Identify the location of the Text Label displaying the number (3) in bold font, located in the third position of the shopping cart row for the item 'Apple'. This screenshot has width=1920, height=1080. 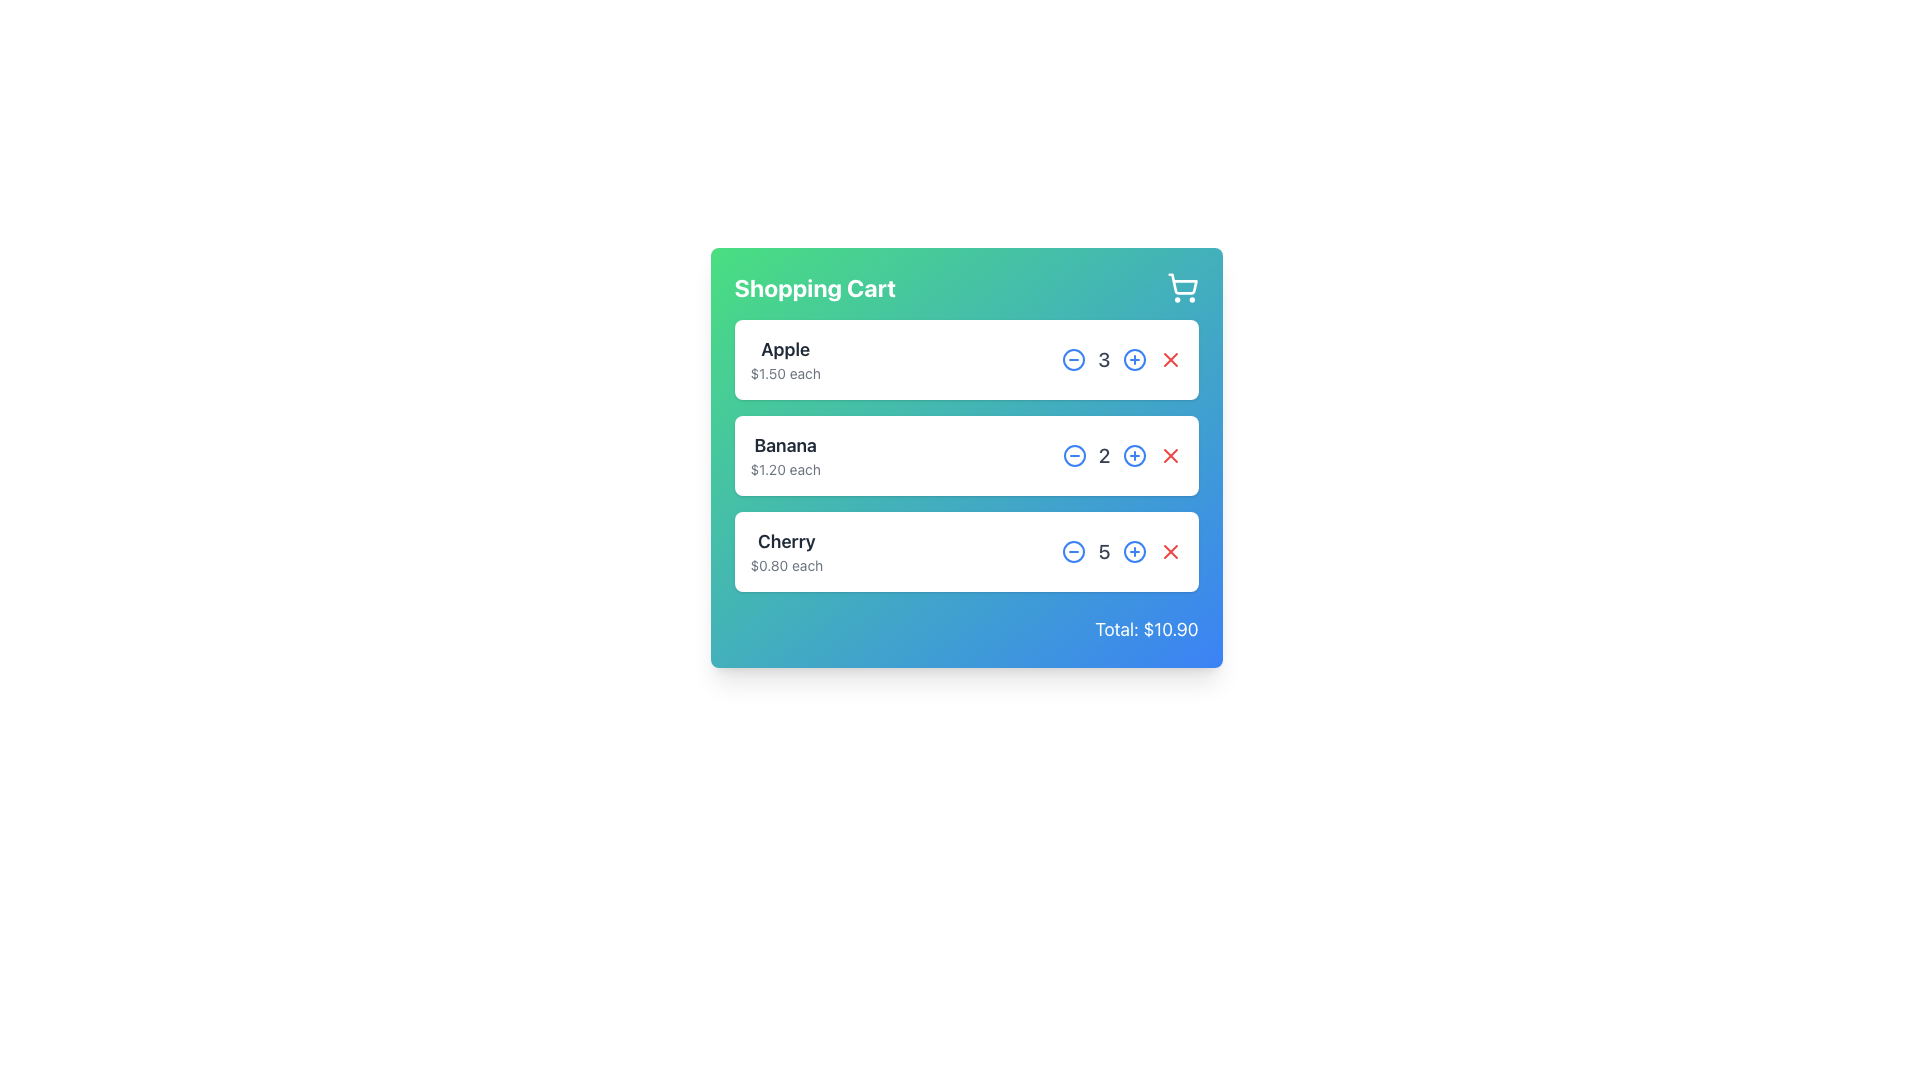
(1122, 358).